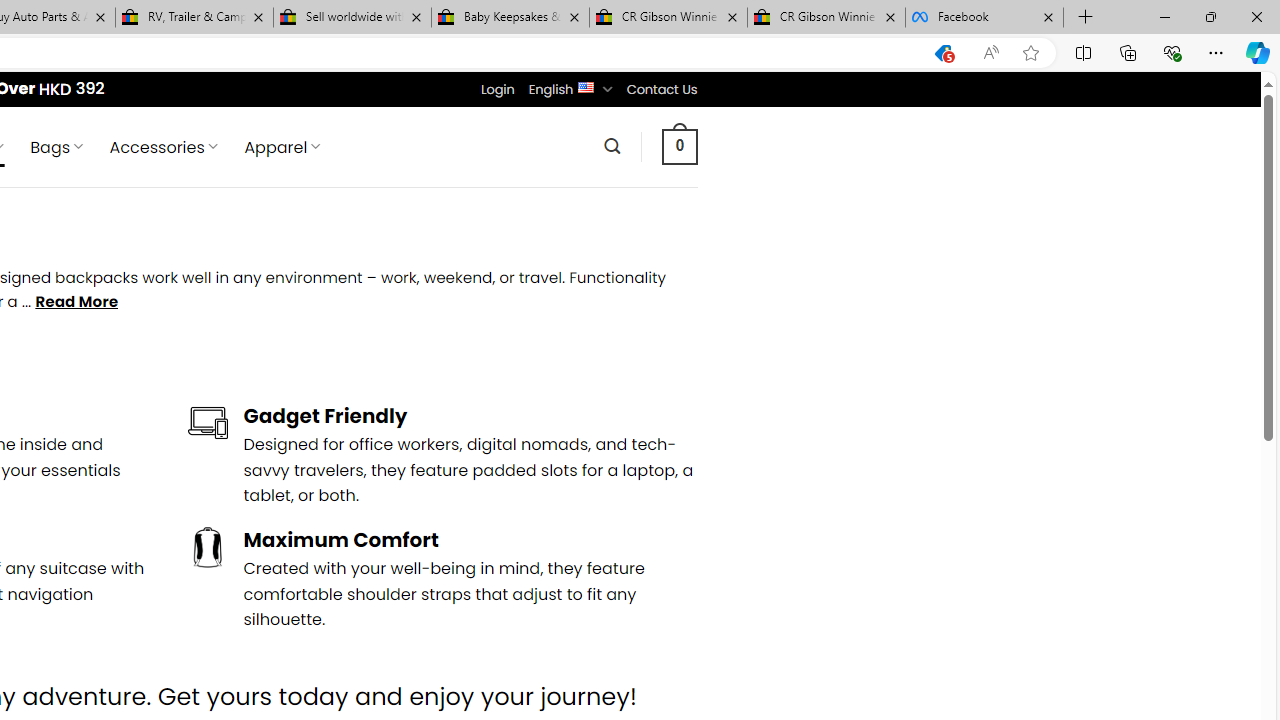  I want to click on 'Facebook', so click(984, 17).